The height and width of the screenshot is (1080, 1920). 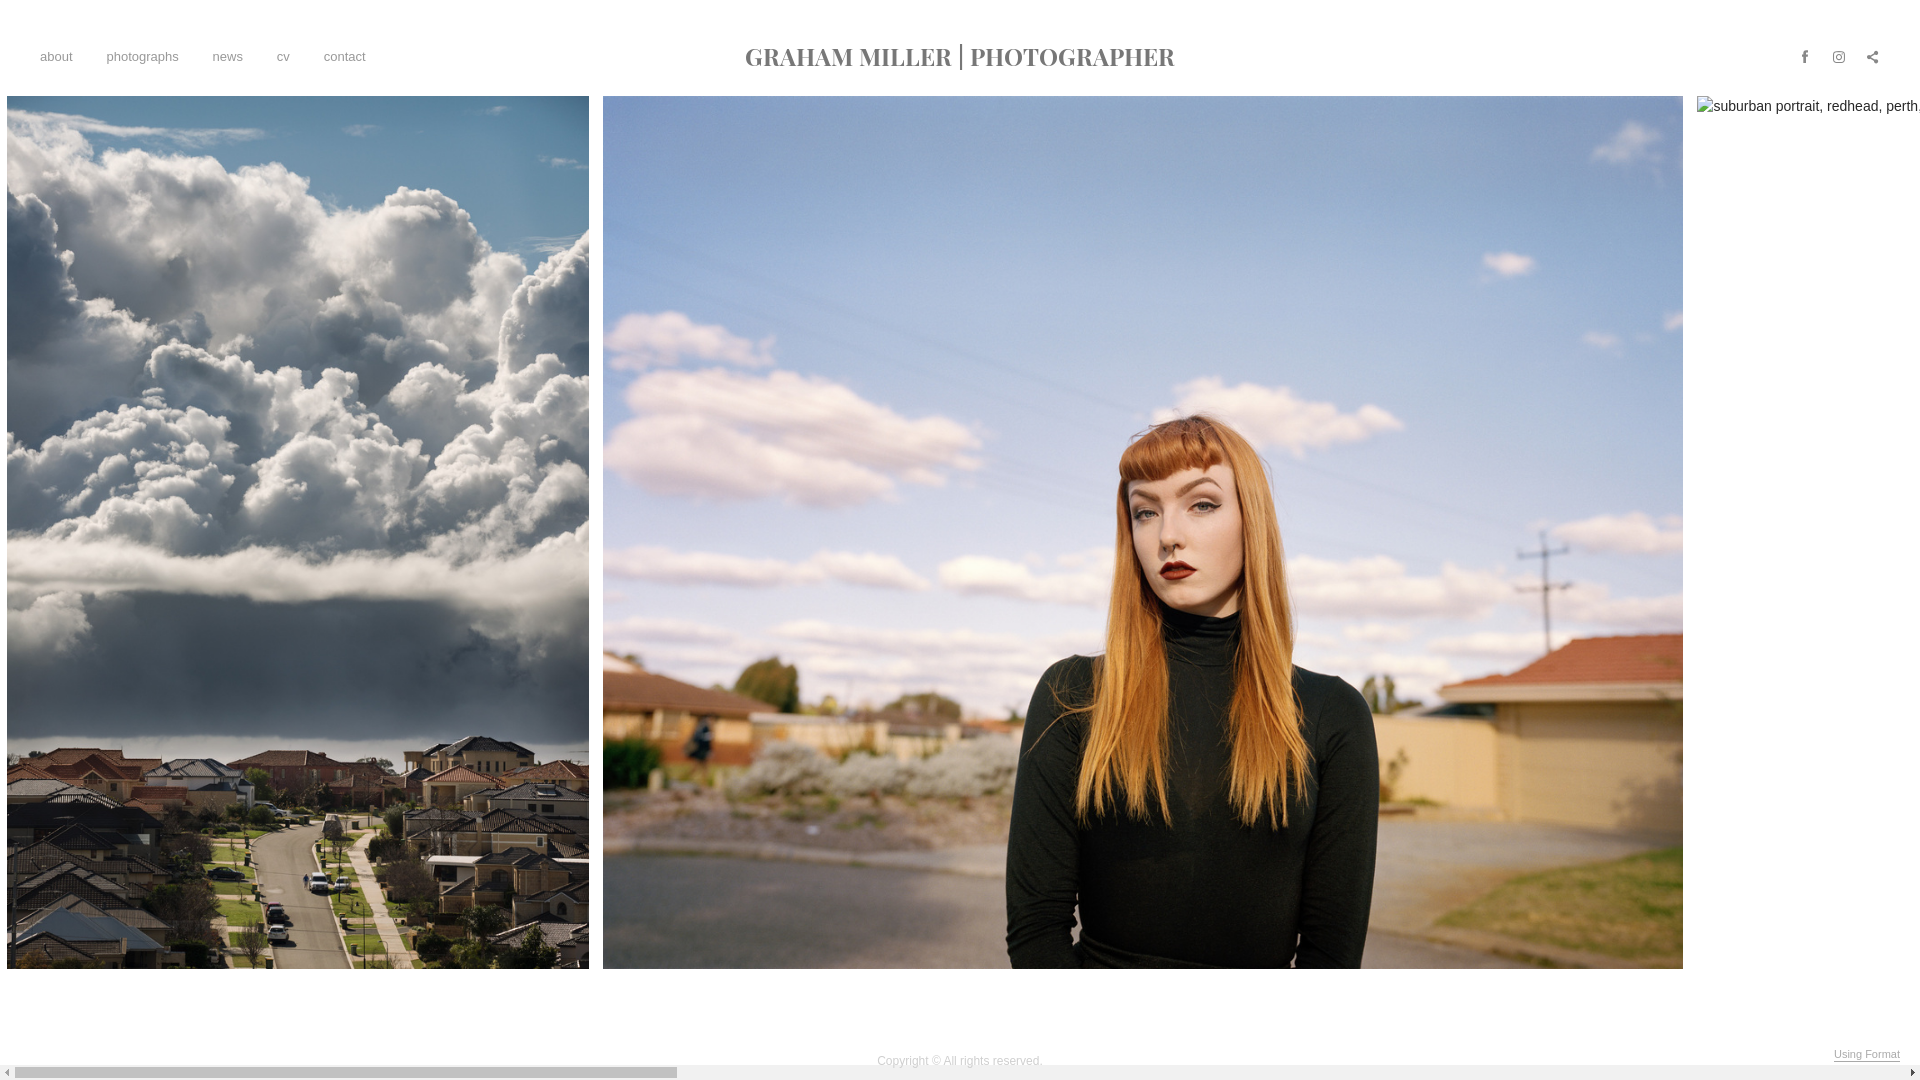 What do you see at coordinates (1833, 1054) in the screenshot?
I see `'Using Format'` at bounding box center [1833, 1054].